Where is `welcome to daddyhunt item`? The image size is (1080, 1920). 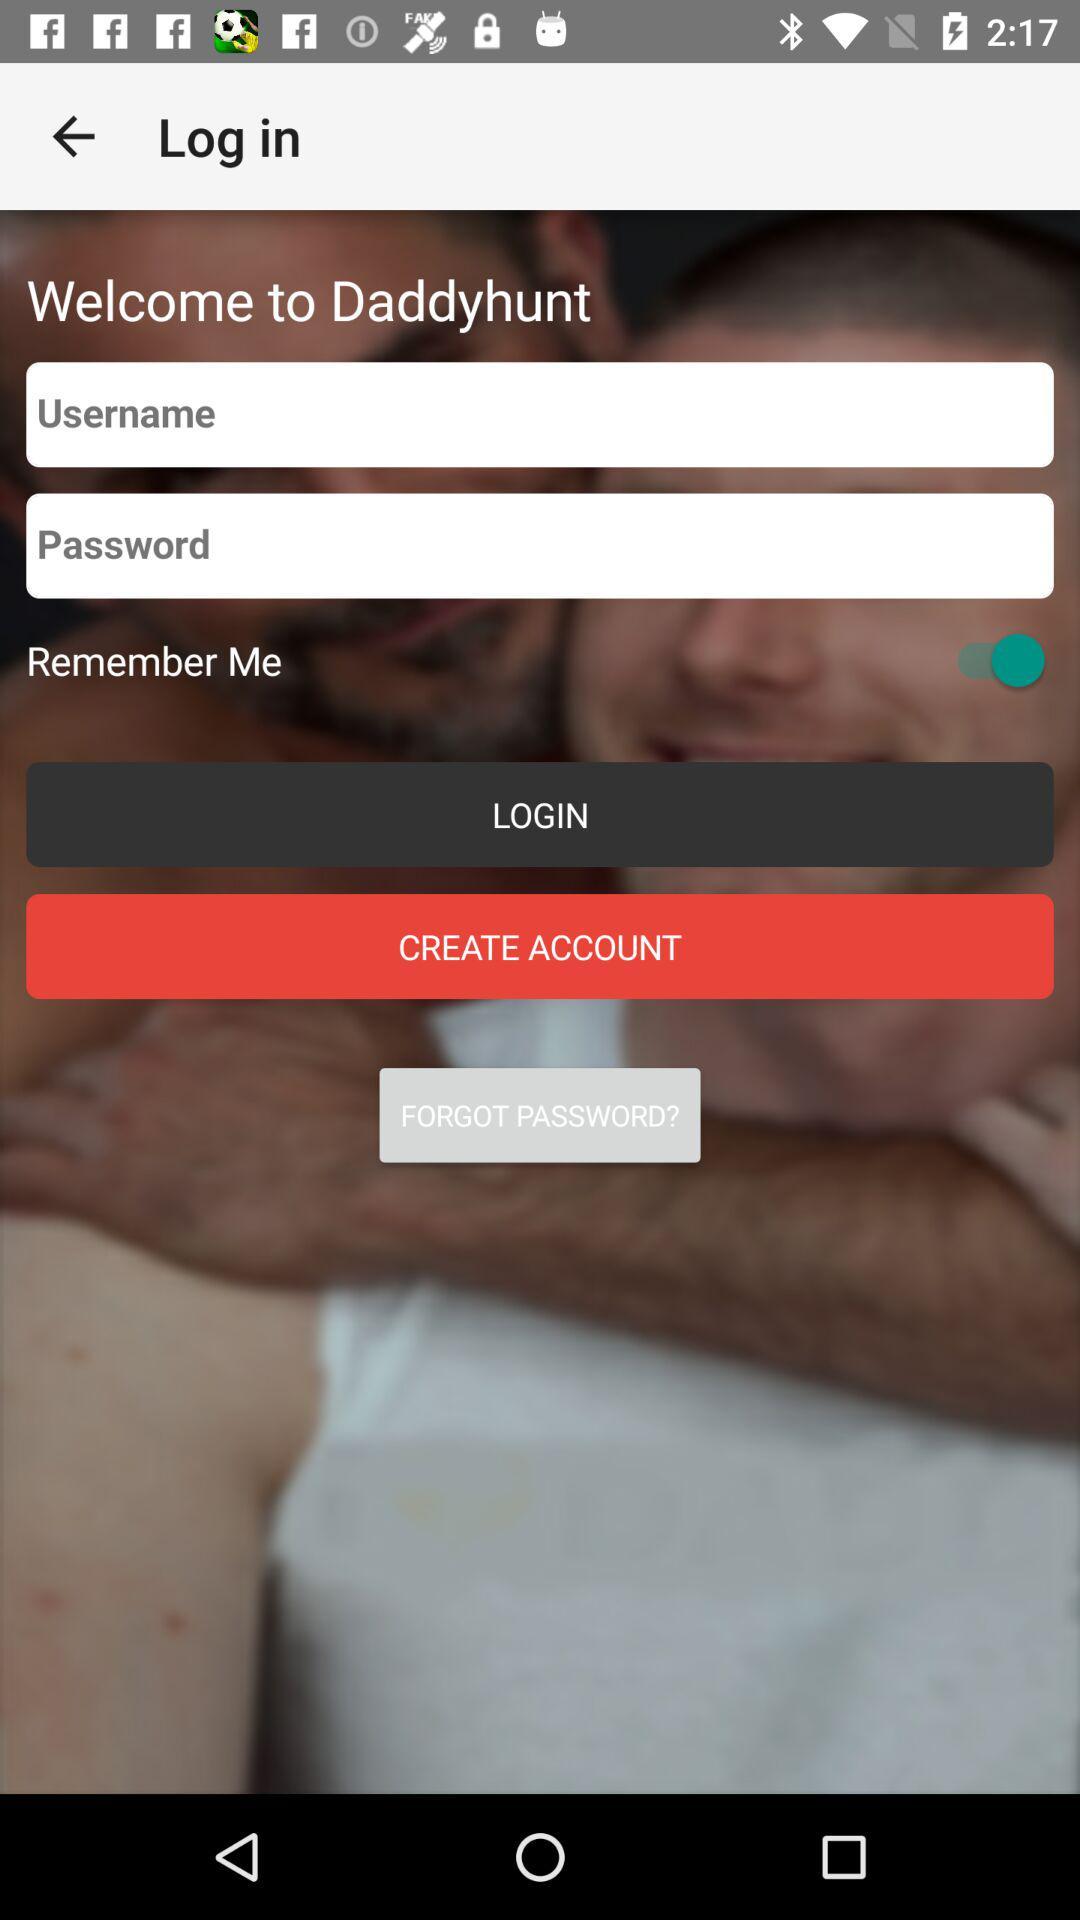
welcome to daddyhunt item is located at coordinates (308, 298).